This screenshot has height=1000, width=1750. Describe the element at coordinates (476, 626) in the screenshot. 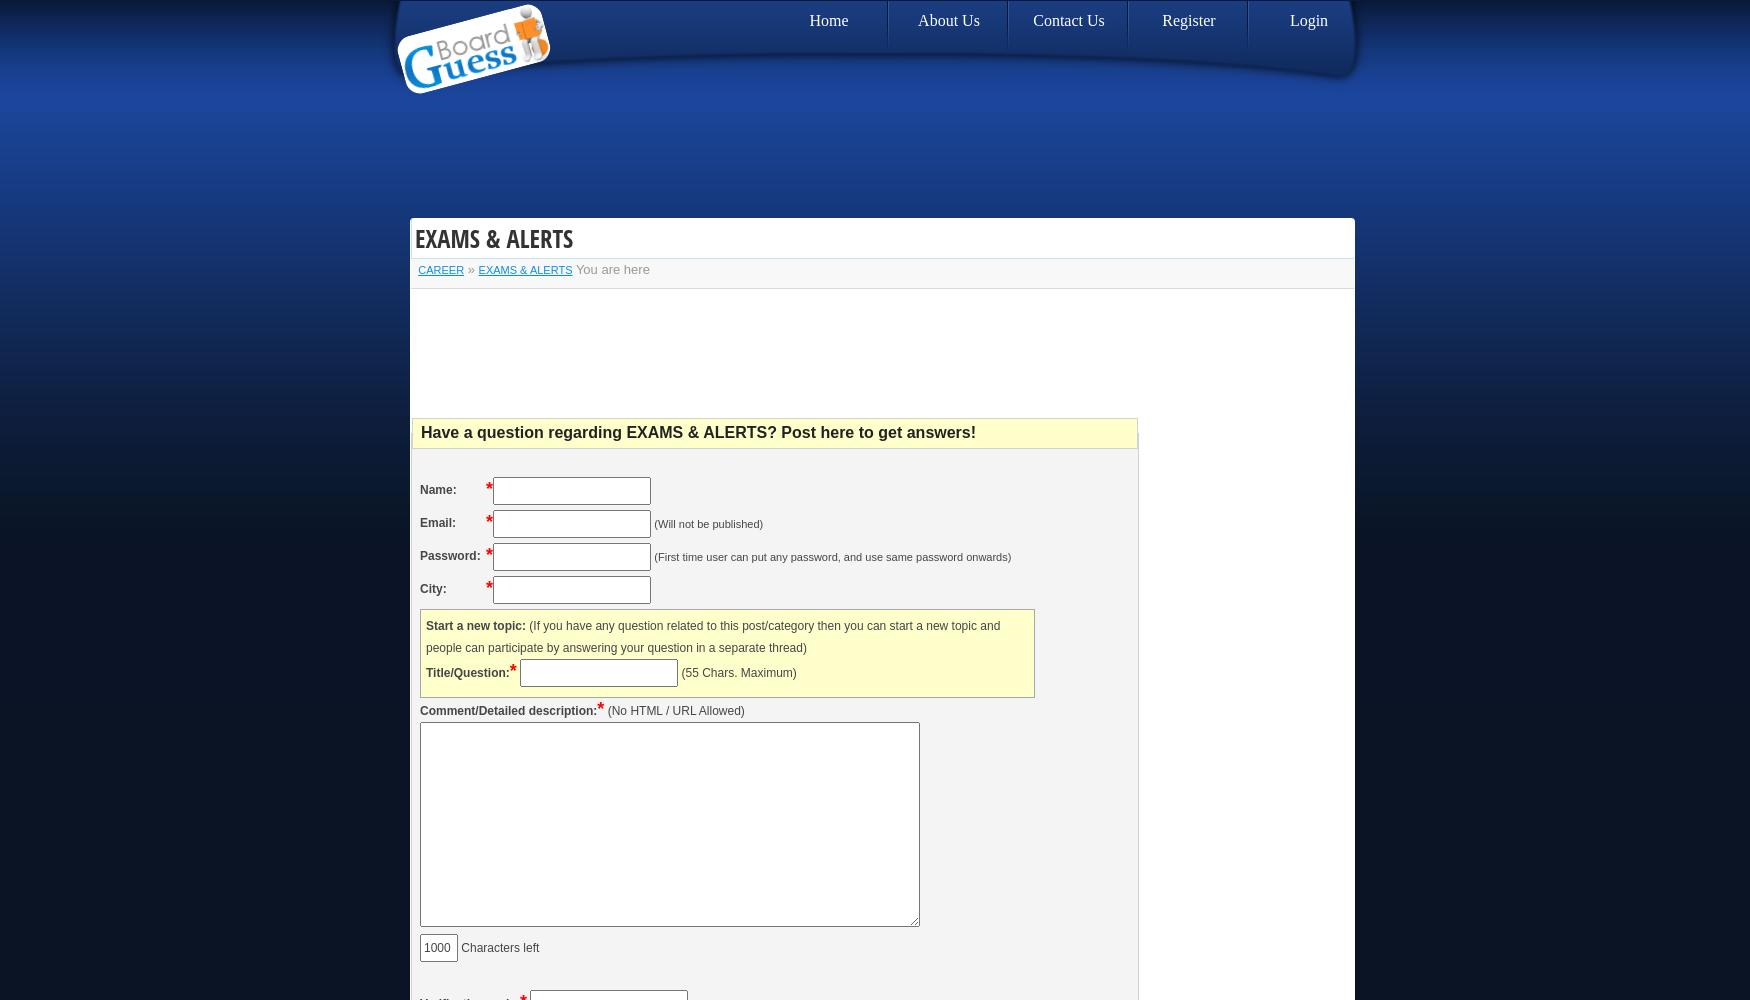

I see `'Start a new topic:'` at that location.